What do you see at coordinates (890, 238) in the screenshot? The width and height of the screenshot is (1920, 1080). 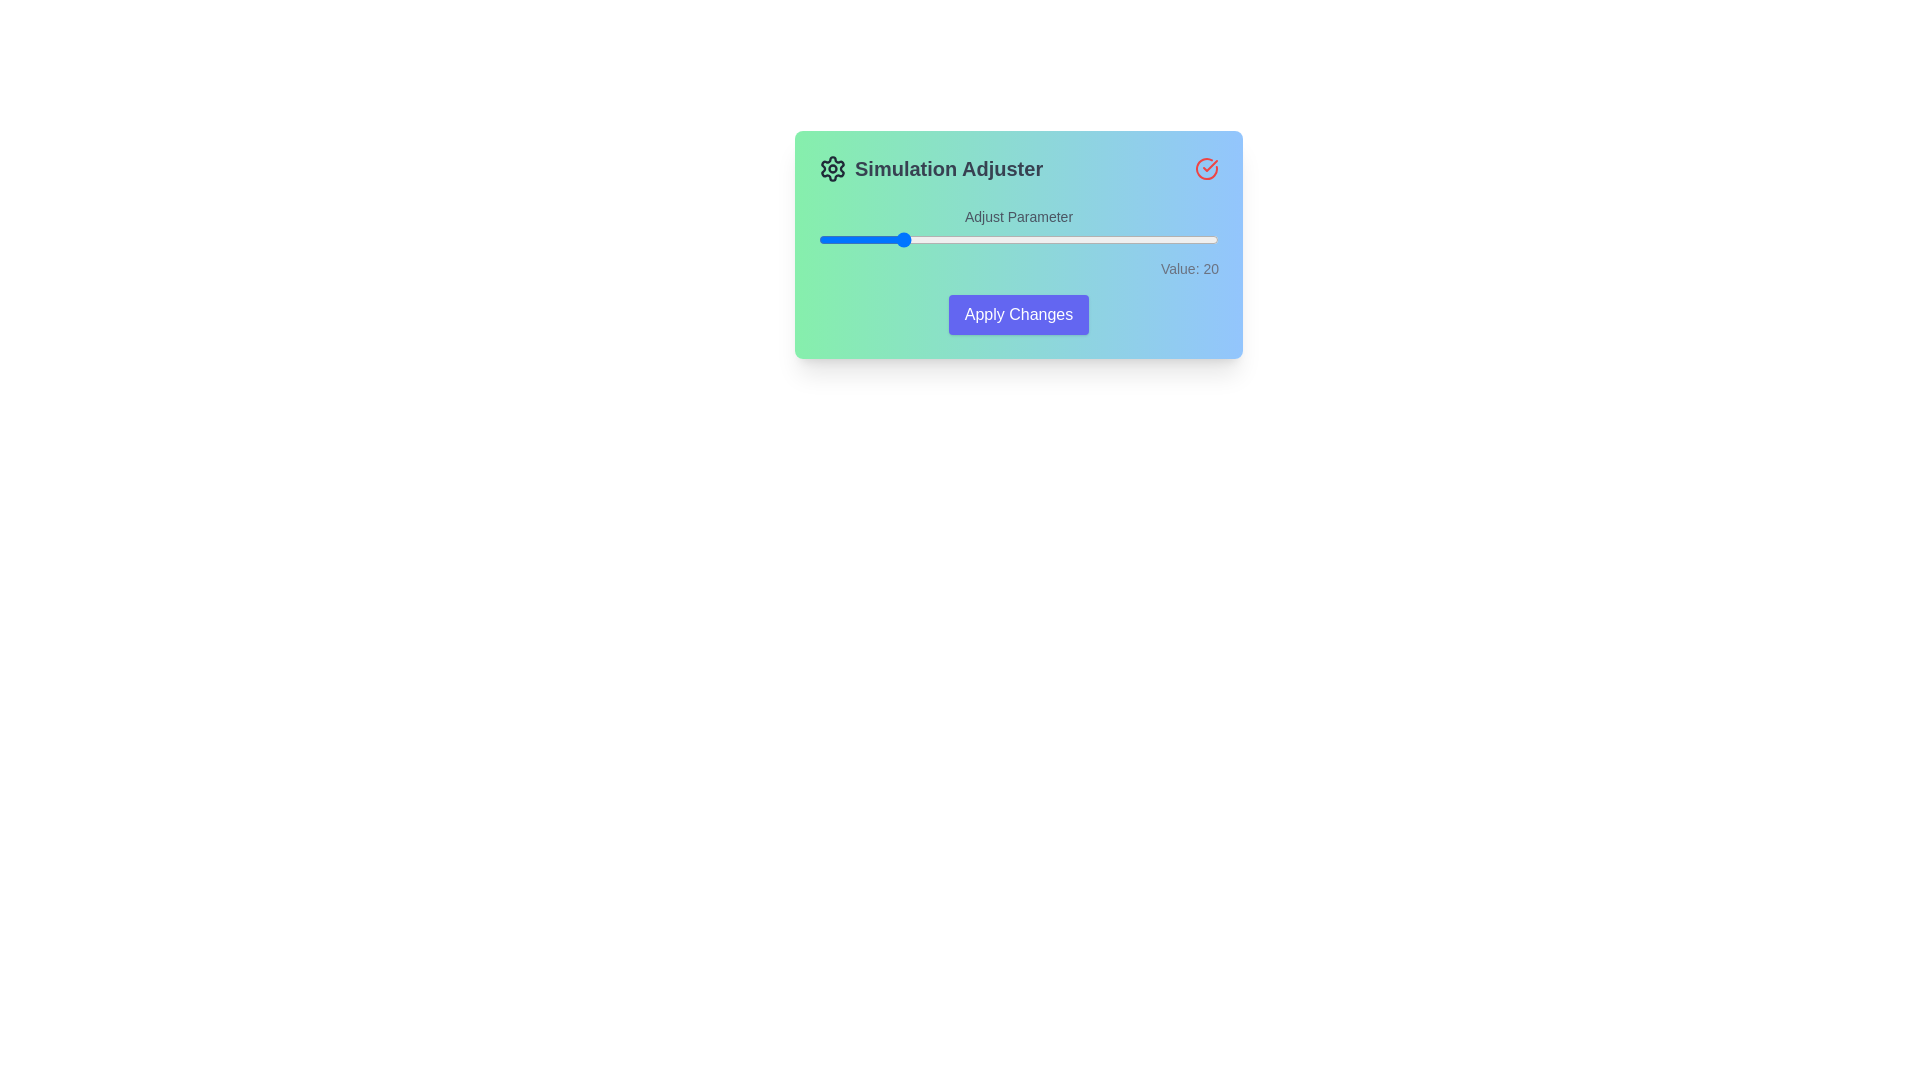 I see `the slider to set the value to 18` at bounding box center [890, 238].